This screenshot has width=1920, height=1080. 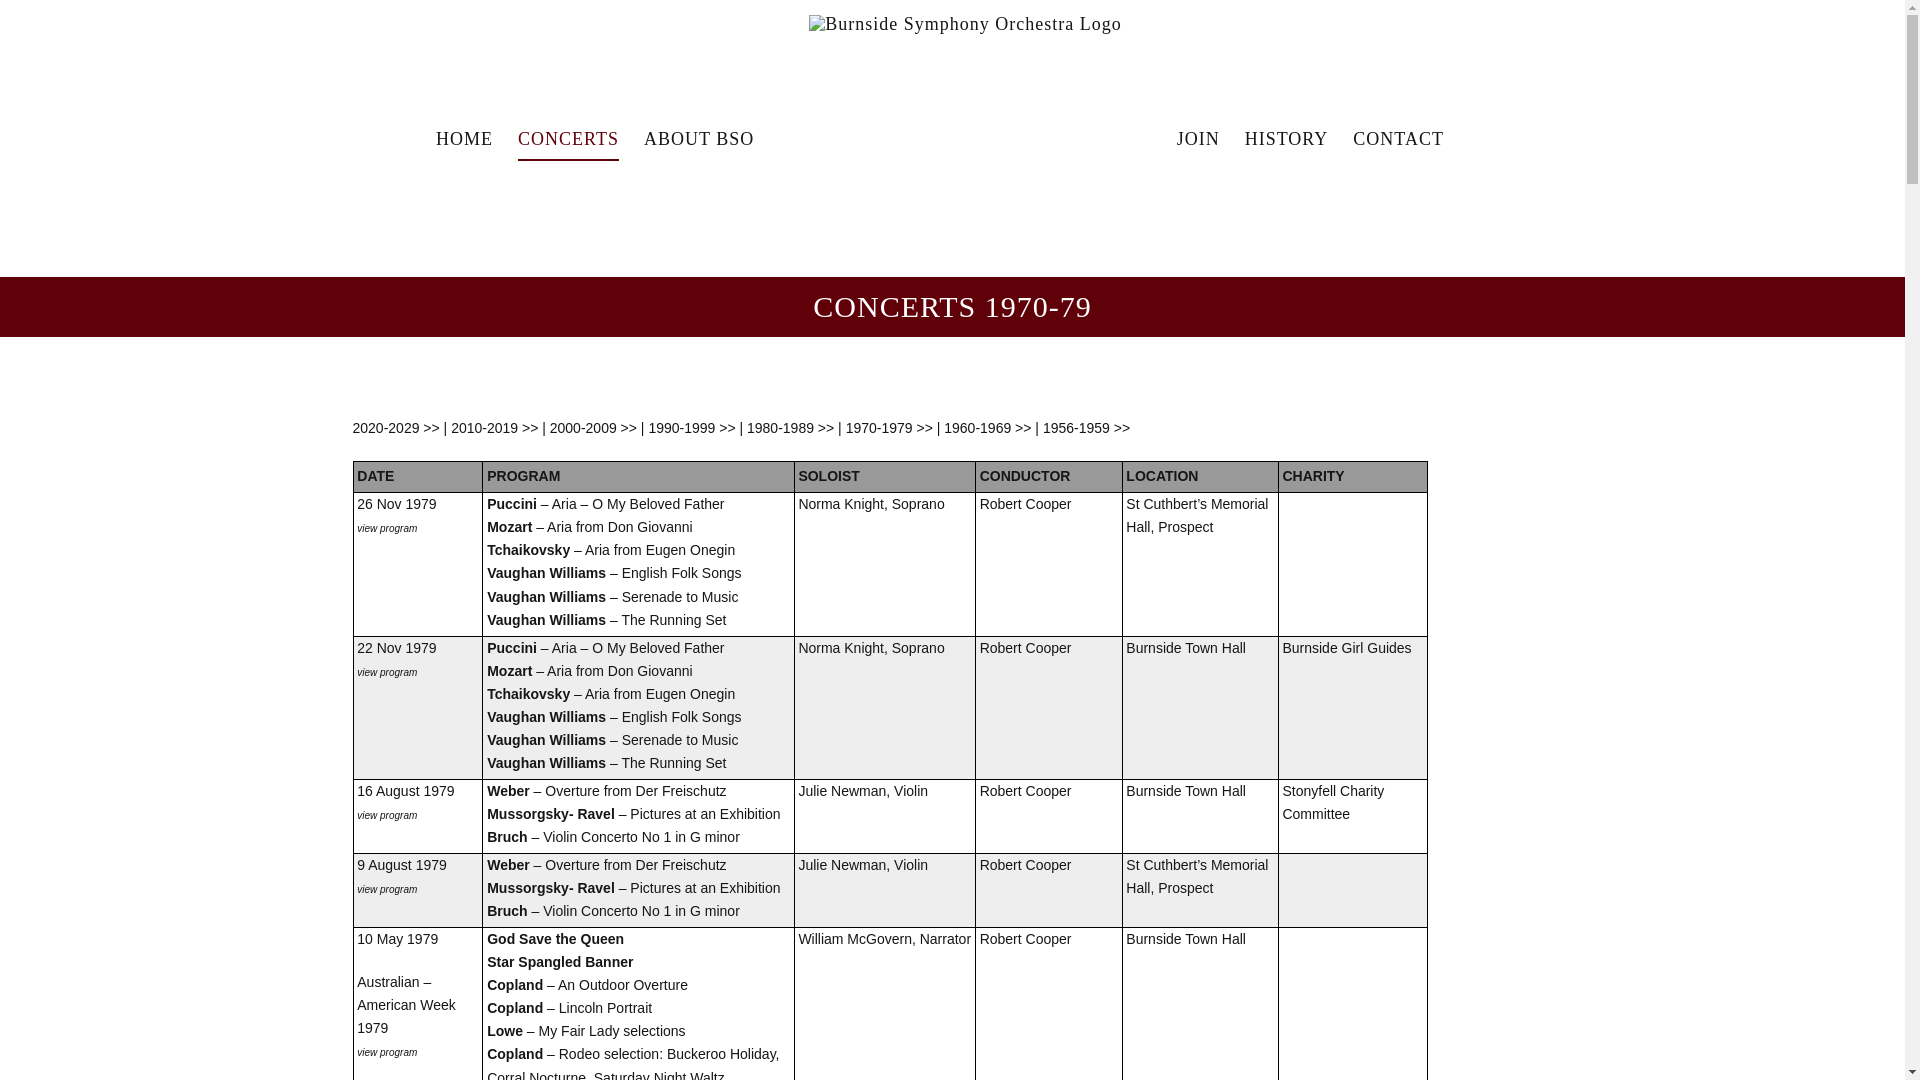 I want to click on 'view program', so click(x=387, y=526).